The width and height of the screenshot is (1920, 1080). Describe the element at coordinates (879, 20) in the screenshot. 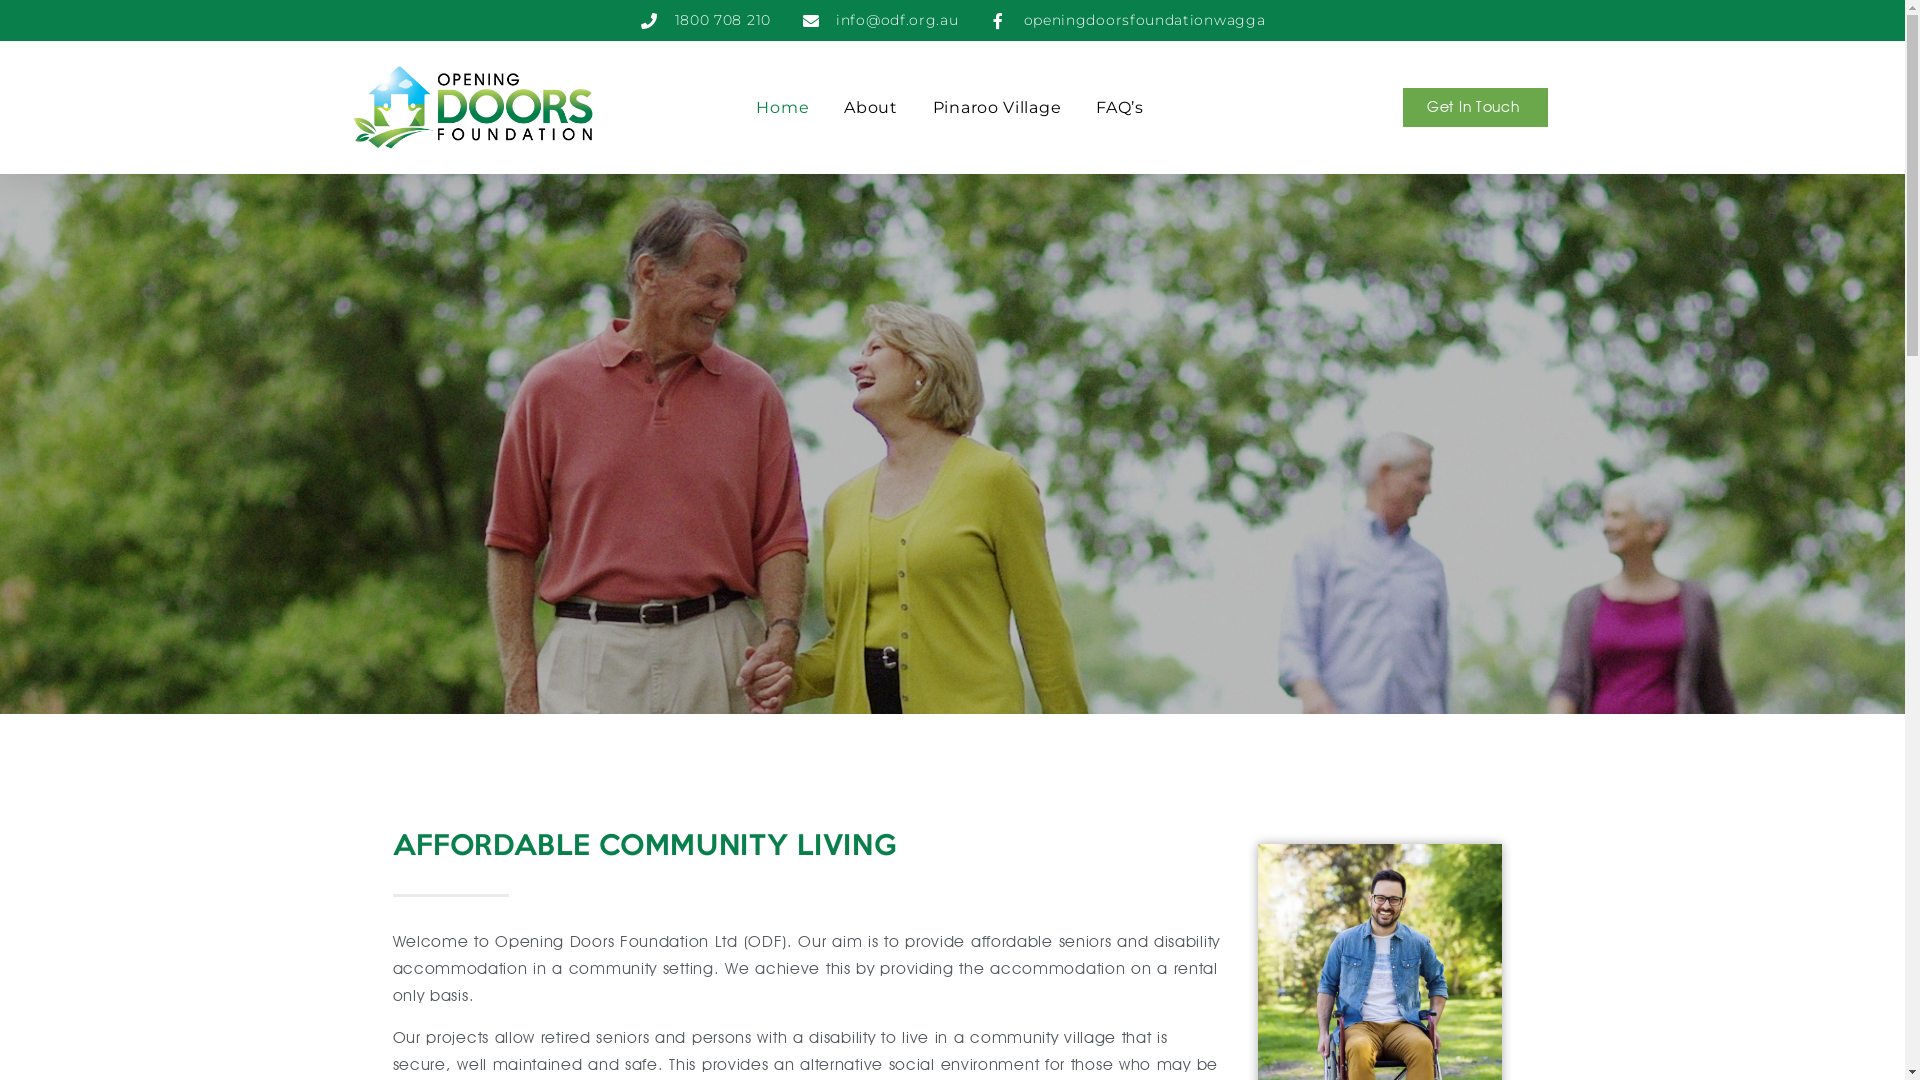

I see `'info@odf.org.au'` at that location.